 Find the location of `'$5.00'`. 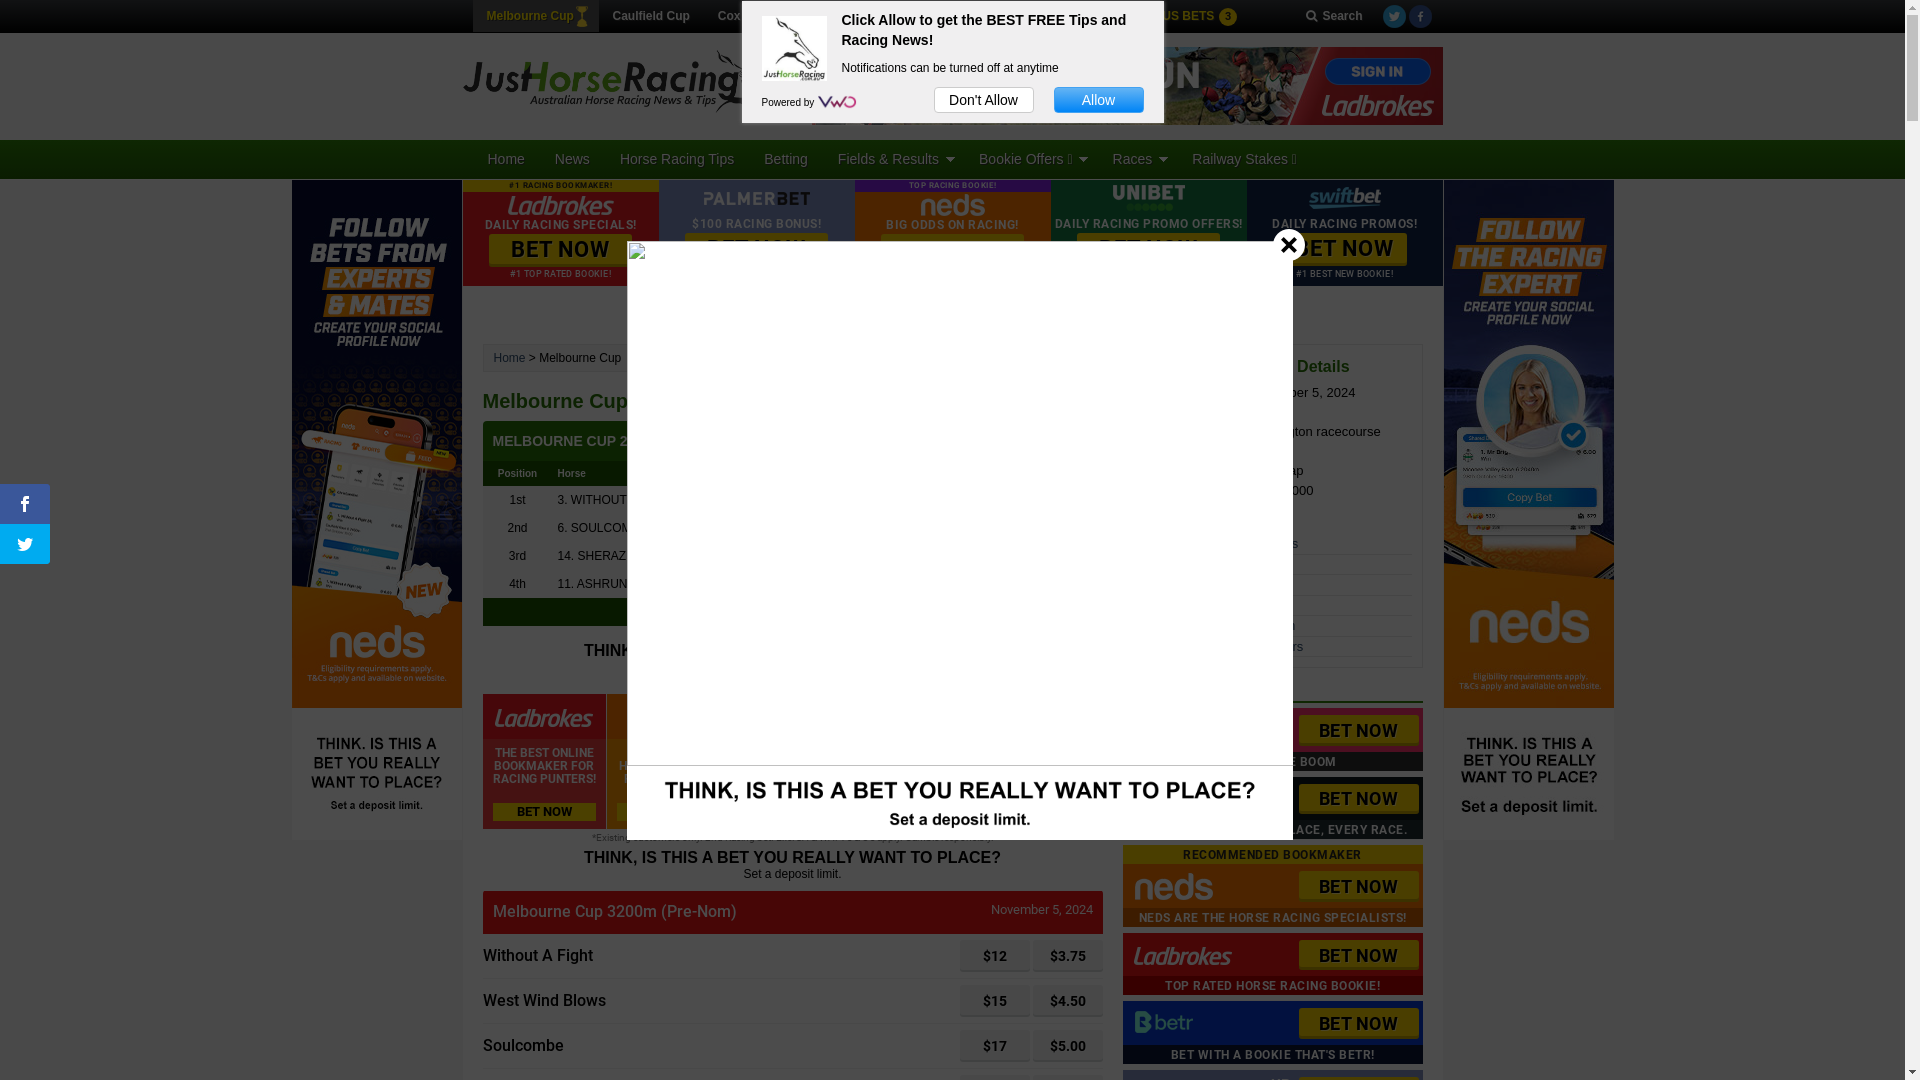

'$5.00' is located at coordinates (1065, 1044).